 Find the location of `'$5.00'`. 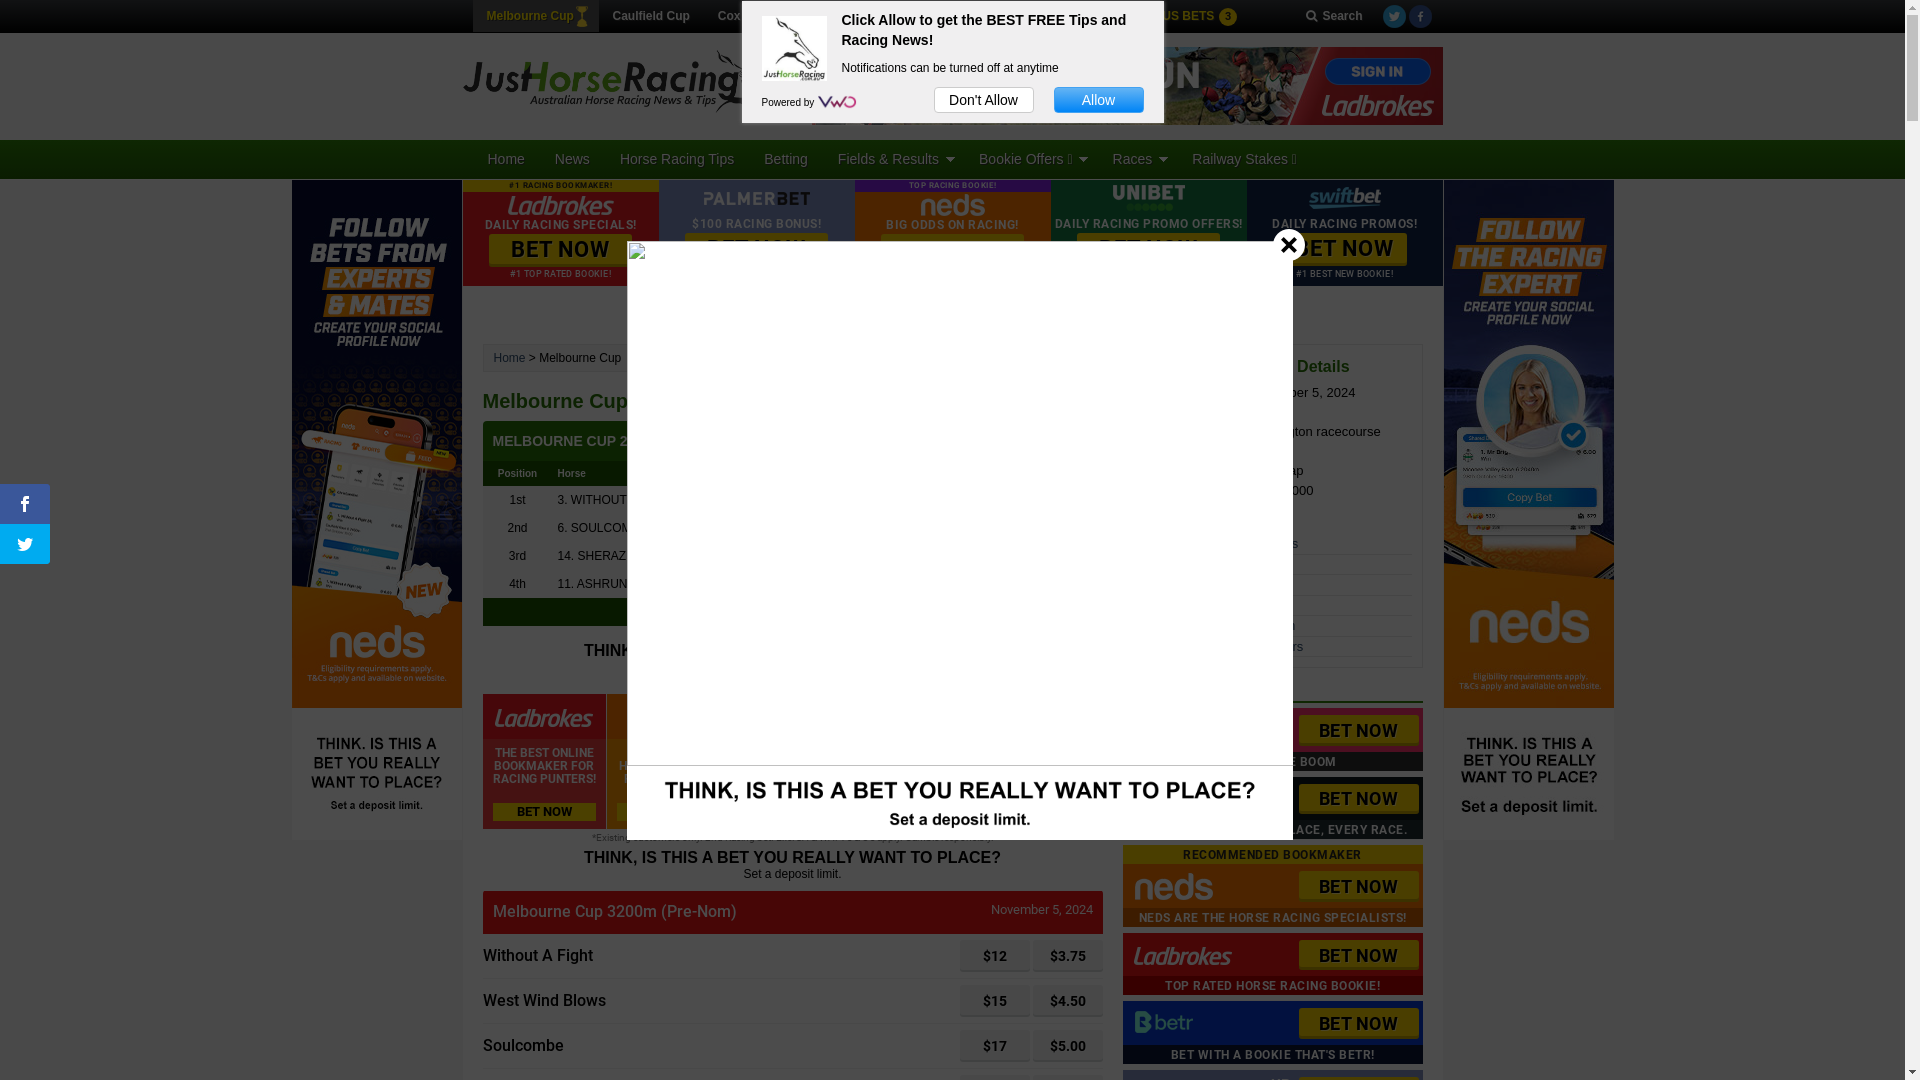

'$5.00' is located at coordinates (1065, 1044).